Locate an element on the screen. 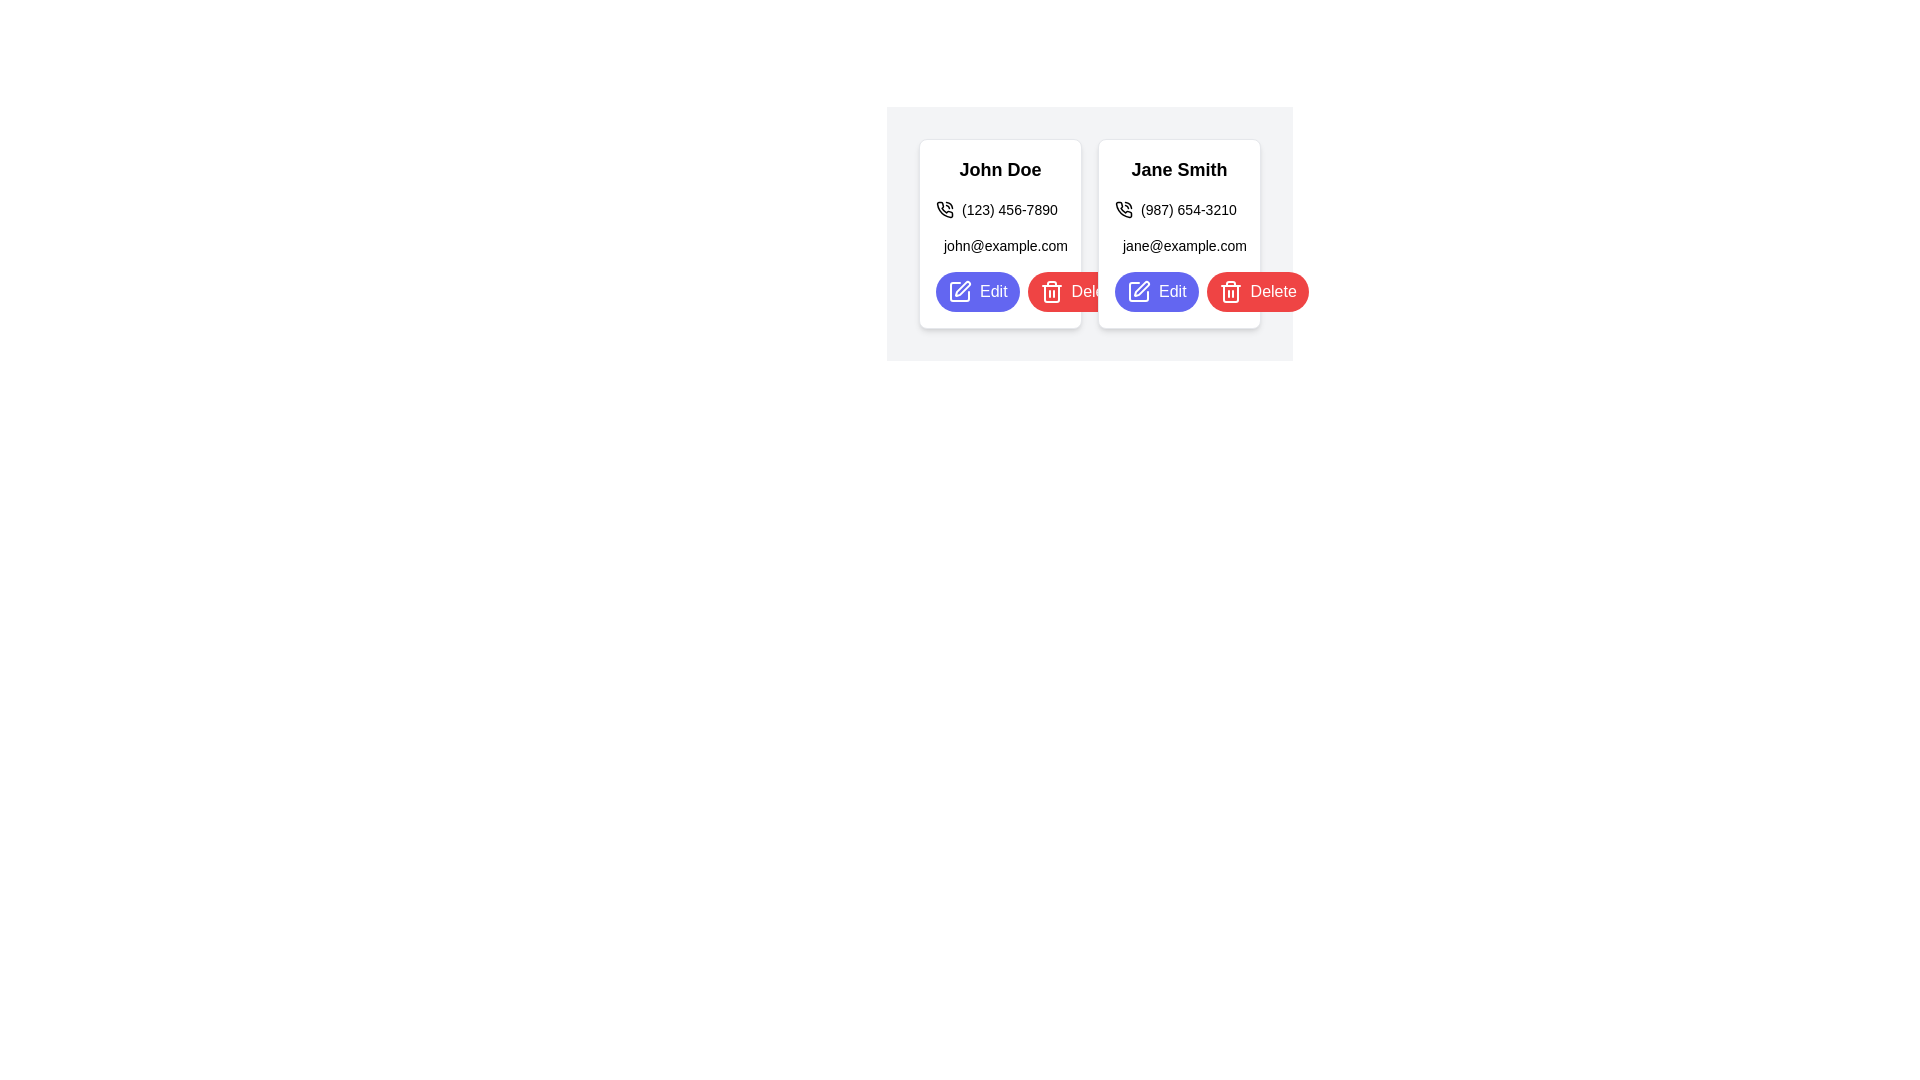 The image size is (1920, 1080). email address displayed in the text display component of John Doe's profile card, which is the third textual content after the name and phone number is located at coordinates (1000, 245).